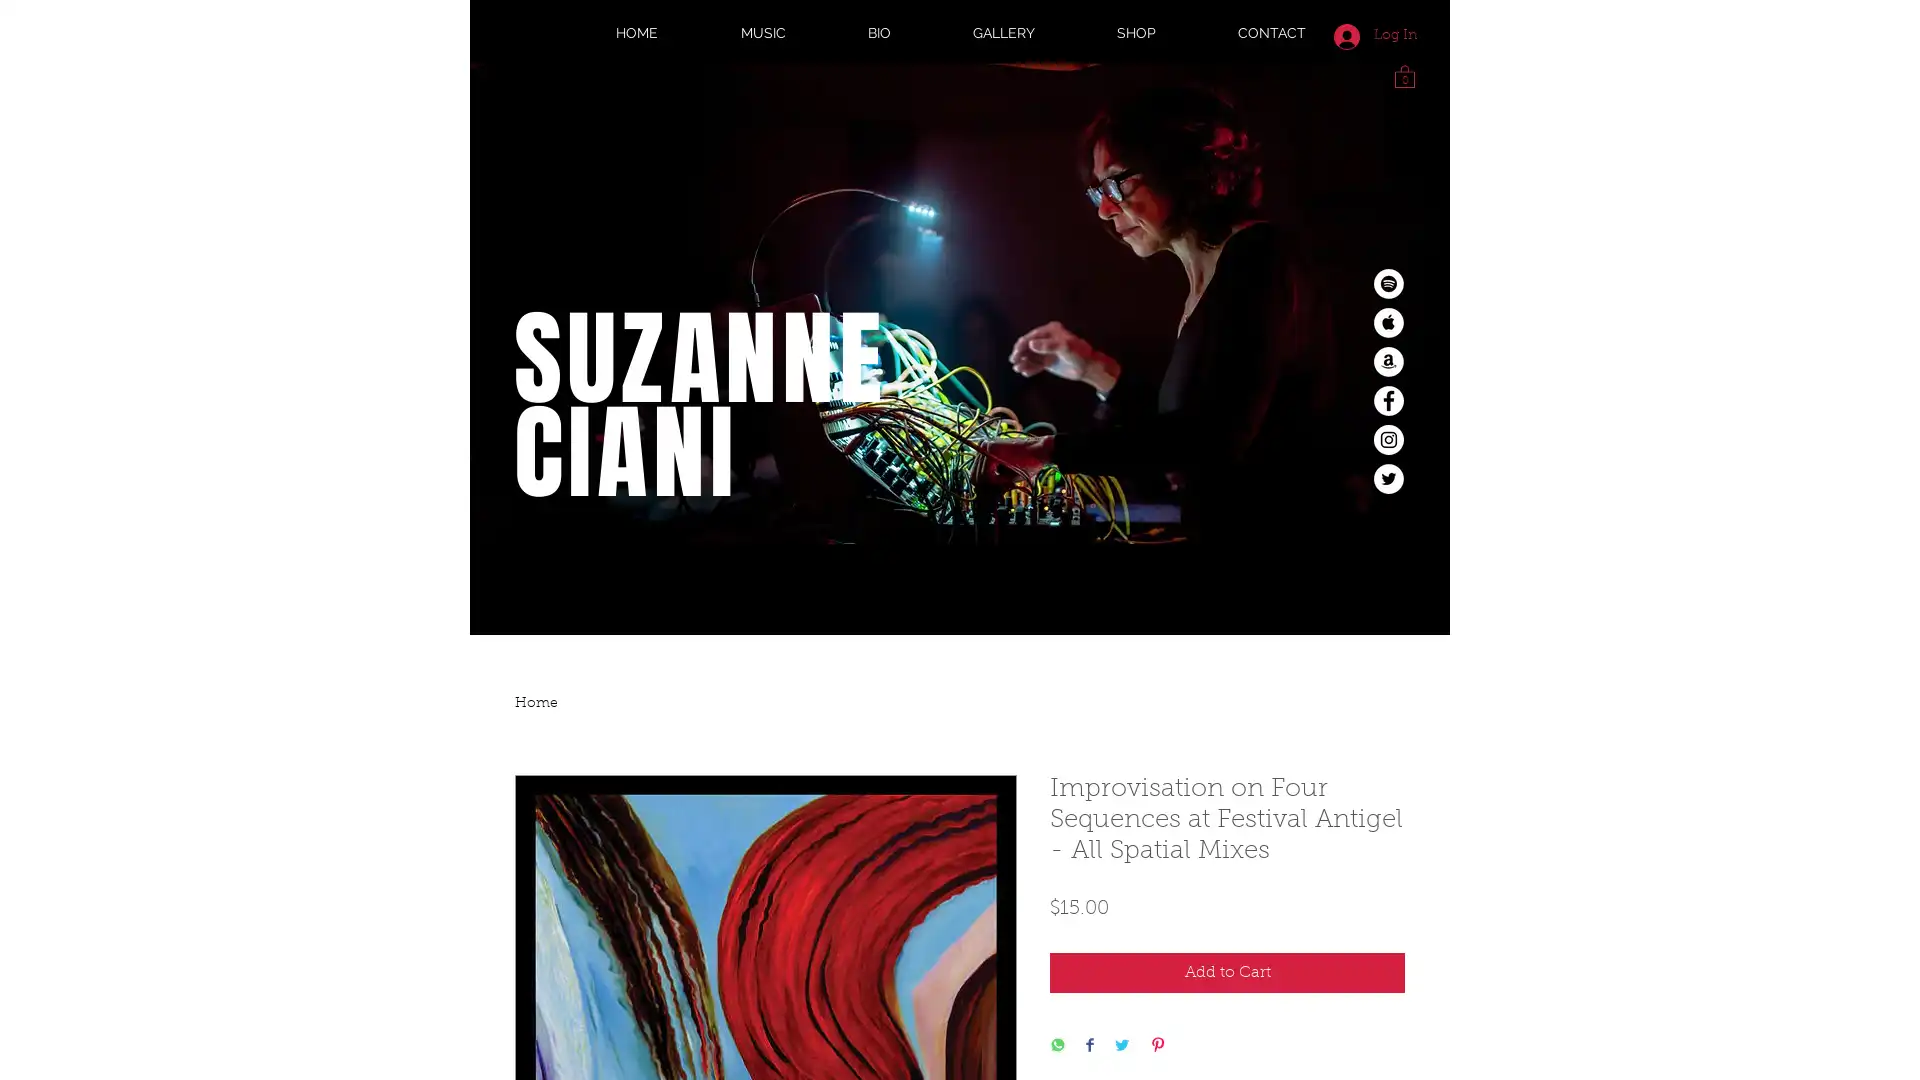  Describe the element at coordinates (1056, 1045) in the screenshot. I see `Share on WhatsApp` at that location.